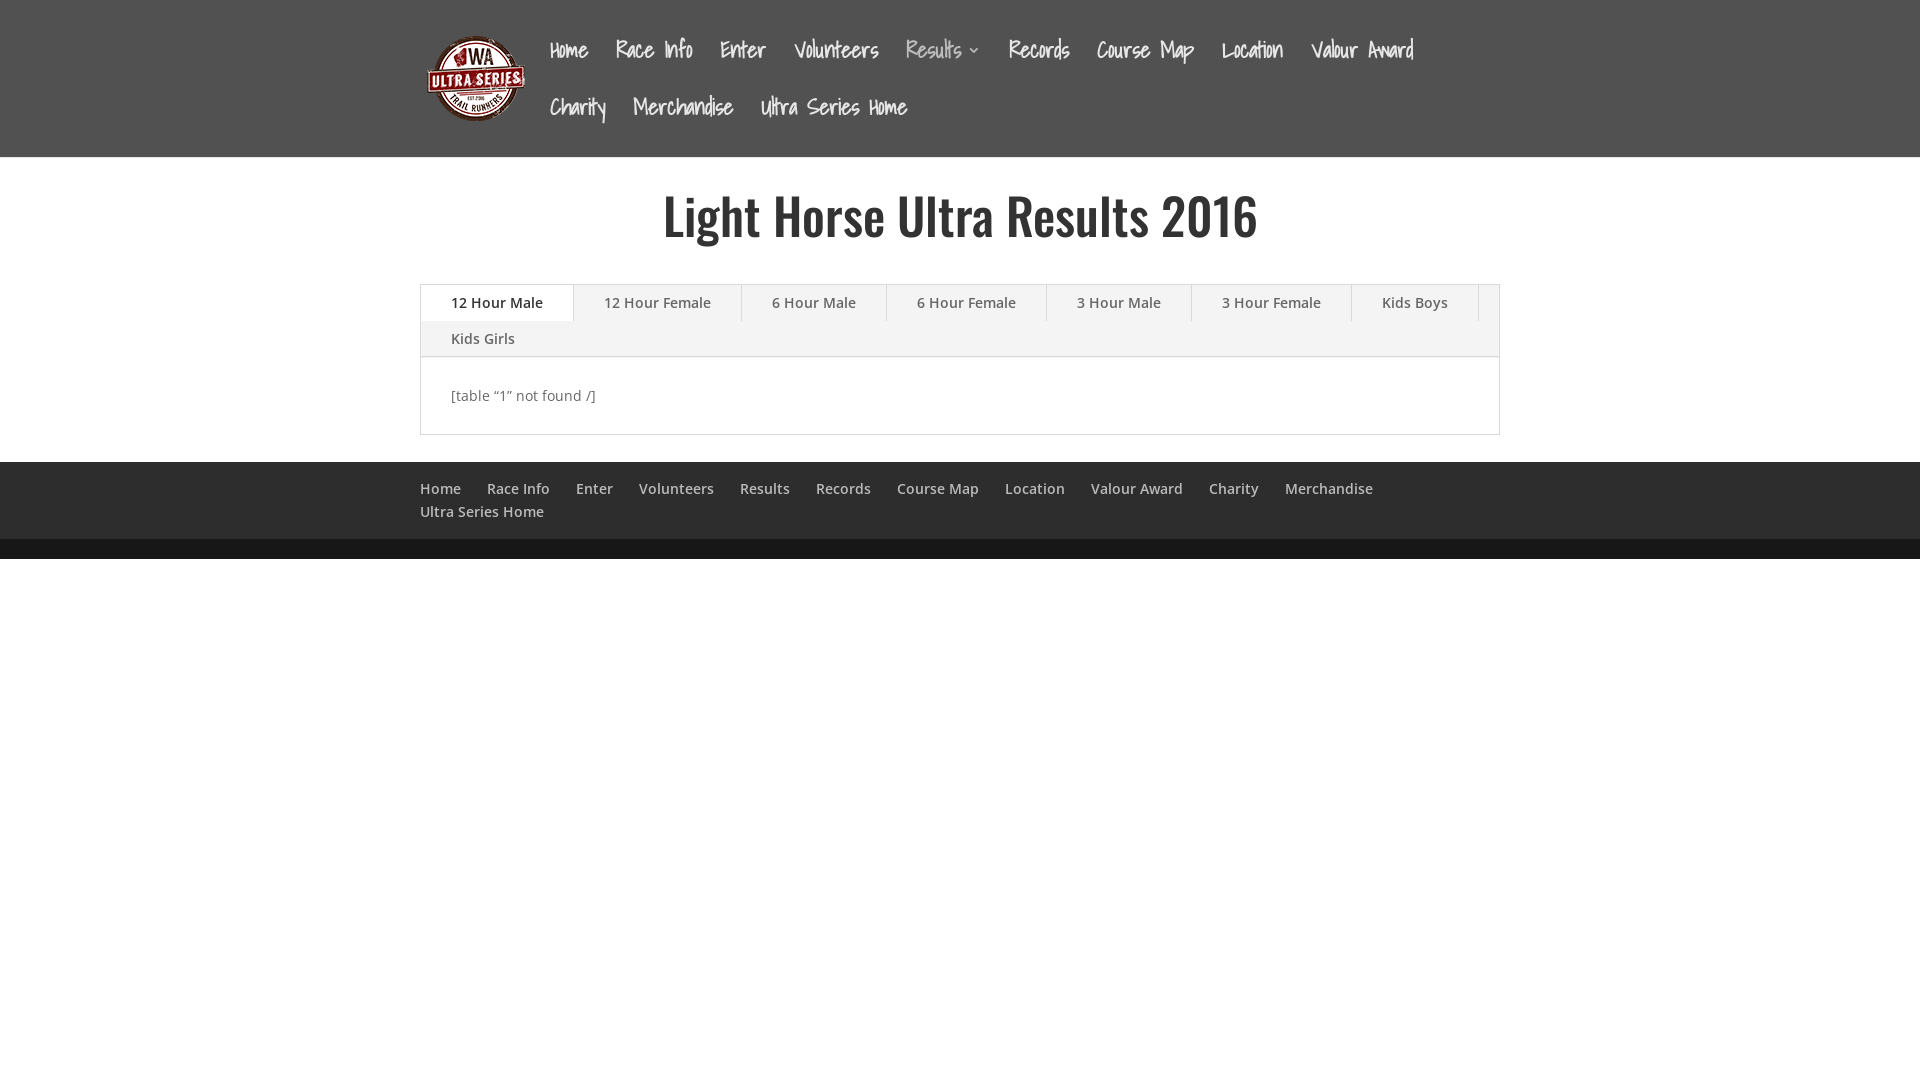 This screenshot has width=1920, height=1080. What do you see at coordinates (1414, 303) in the screenshot?
I see `'Kids Boys'` at bounding box center [1414, 303].